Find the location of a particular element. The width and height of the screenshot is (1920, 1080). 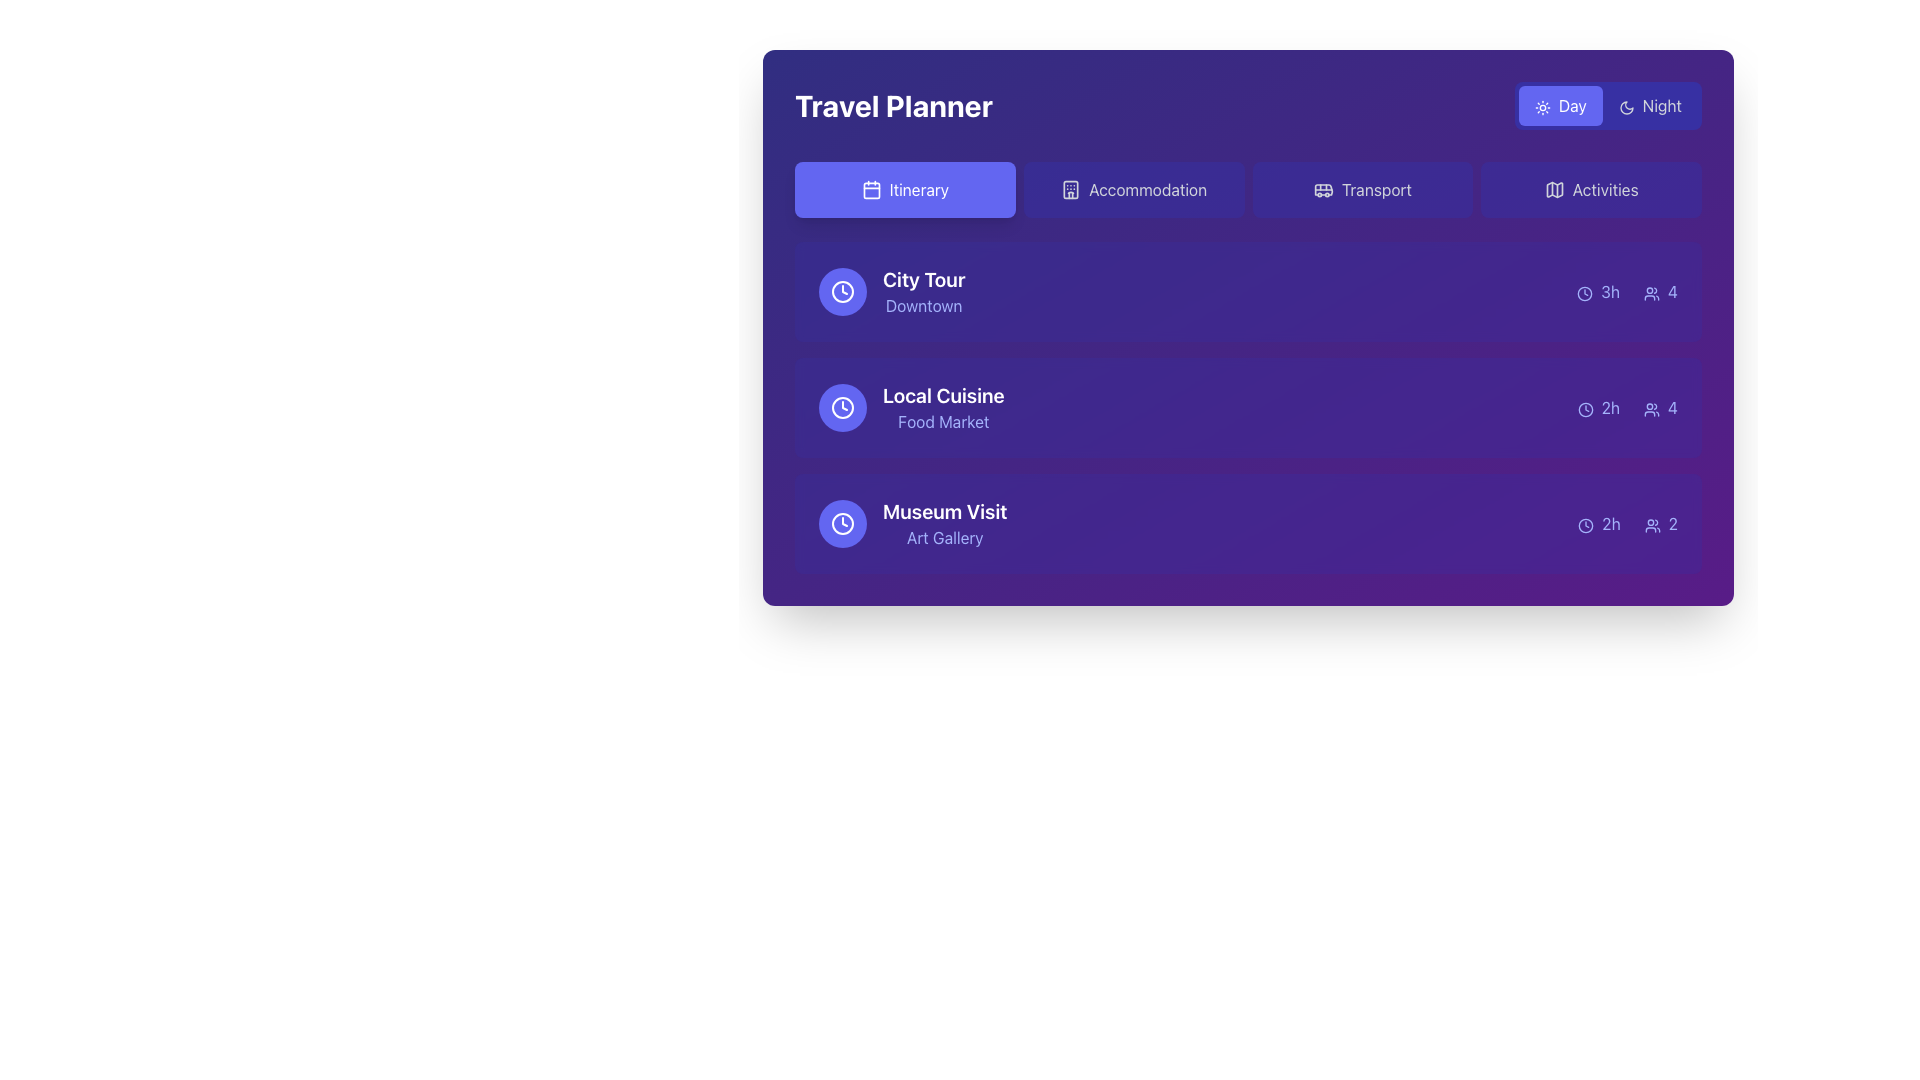

the text label displaying the number '4' with an icon of two overlapping user silhouettes in the 'Travel Planner' interface is located at coordinates (1660, 407).